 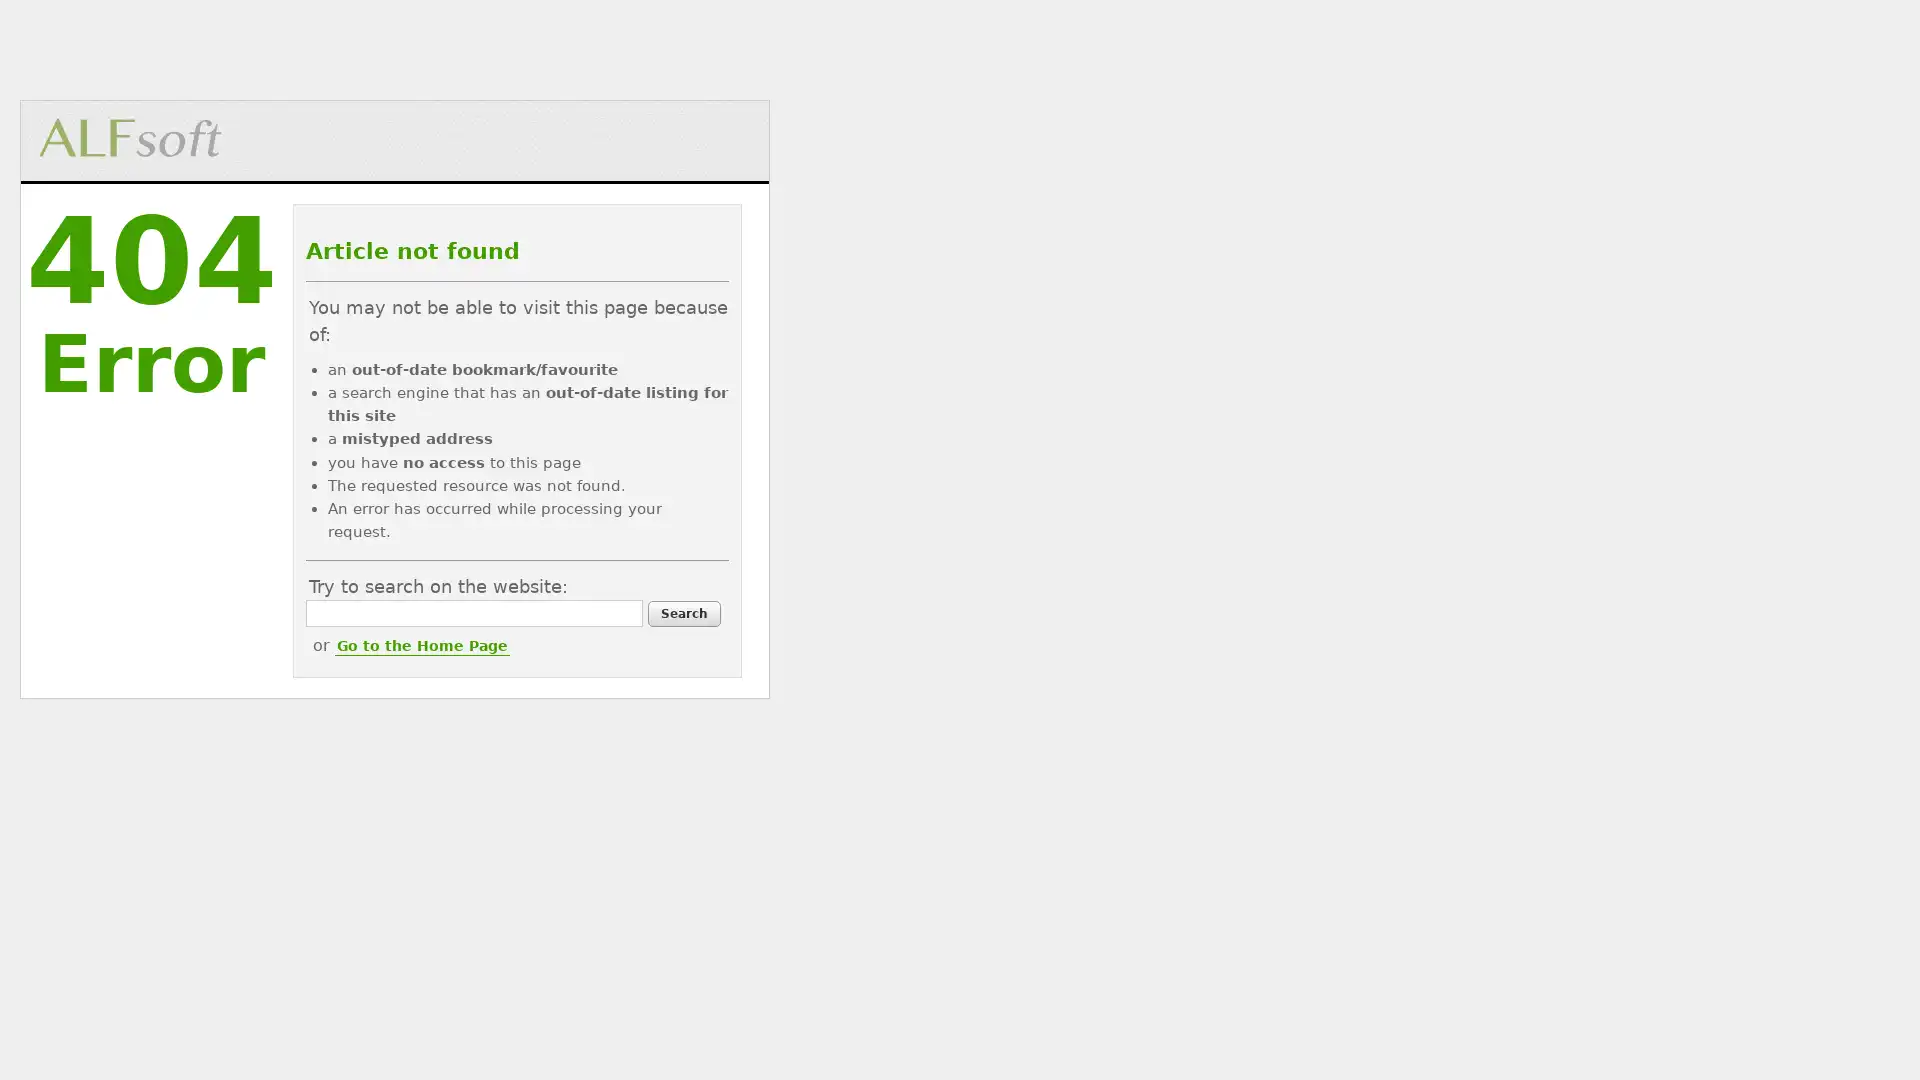 What do you see at coordinates (683, 612) in the screenshot?
I see `Search` at bounding box center [683, 612].